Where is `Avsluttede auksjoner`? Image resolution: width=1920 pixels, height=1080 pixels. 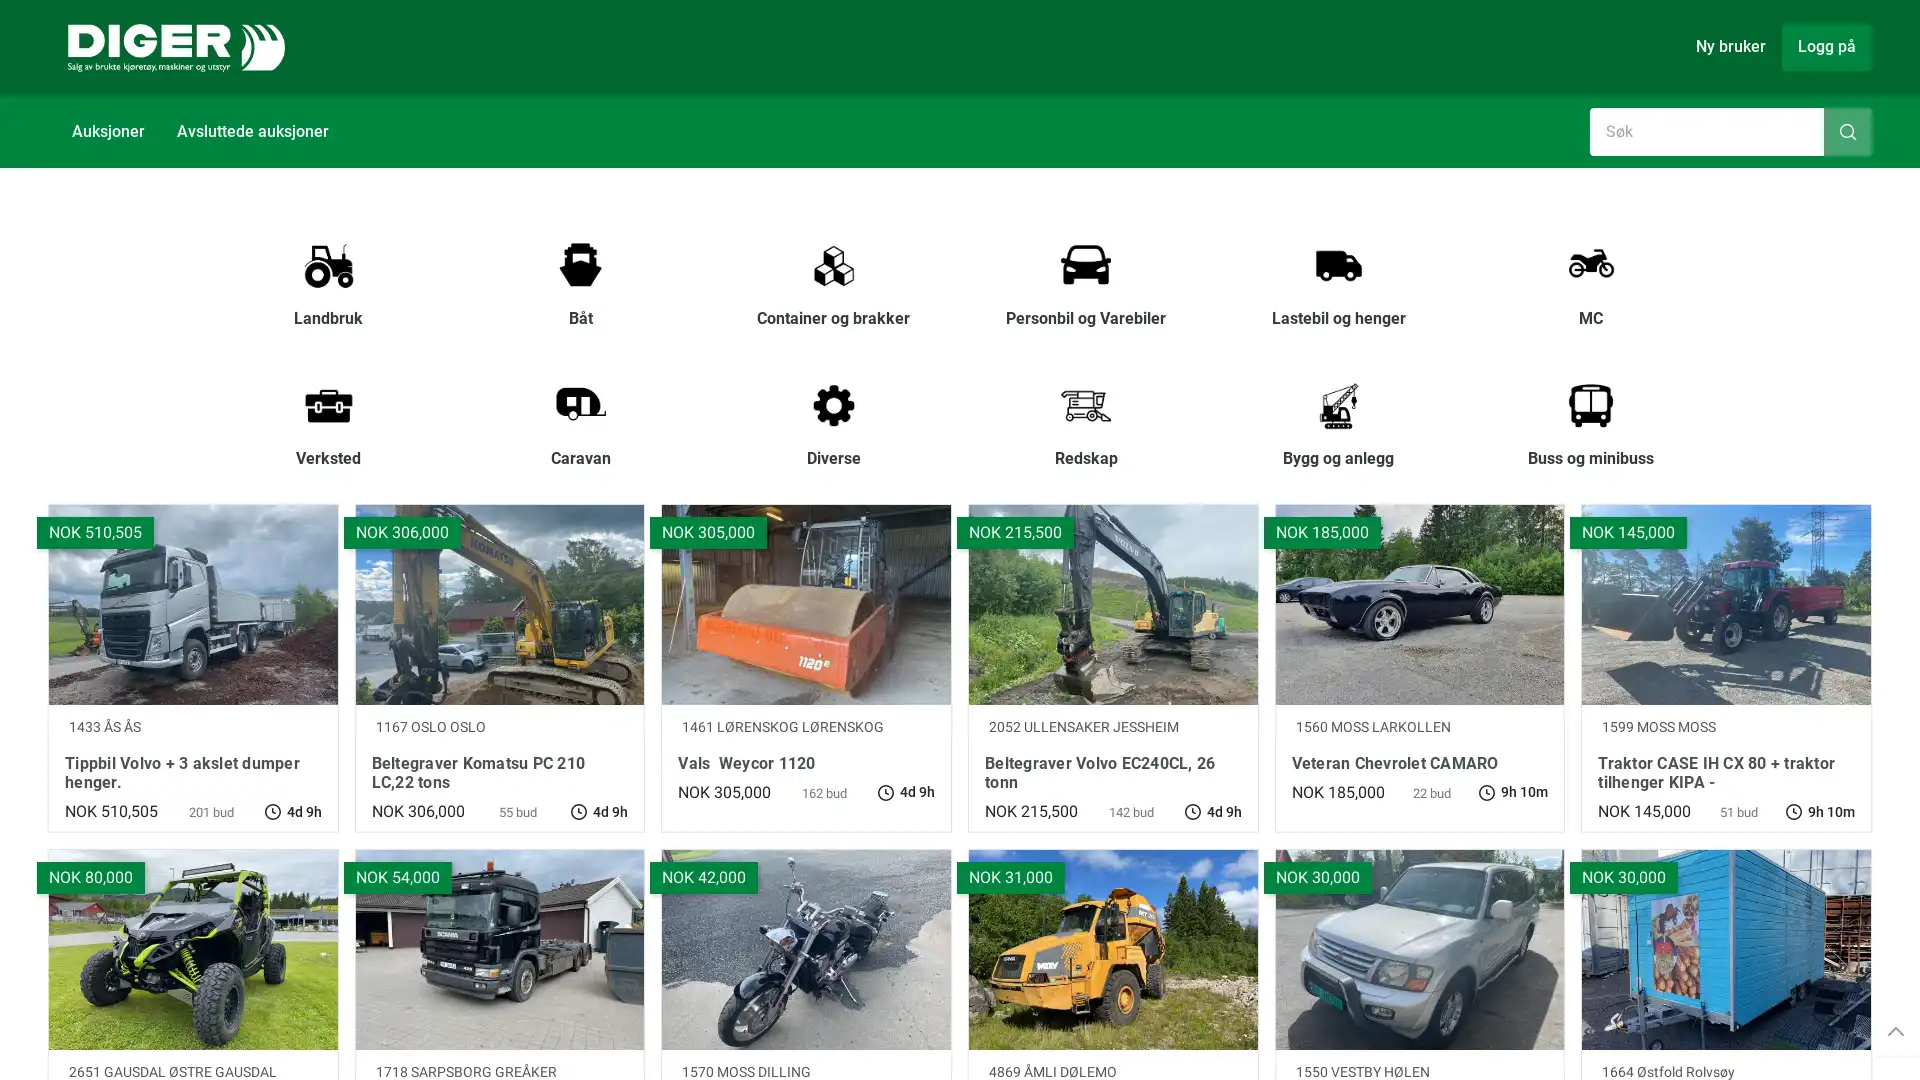 Avsluttede auksjoner is located at coordinates (252, 131).